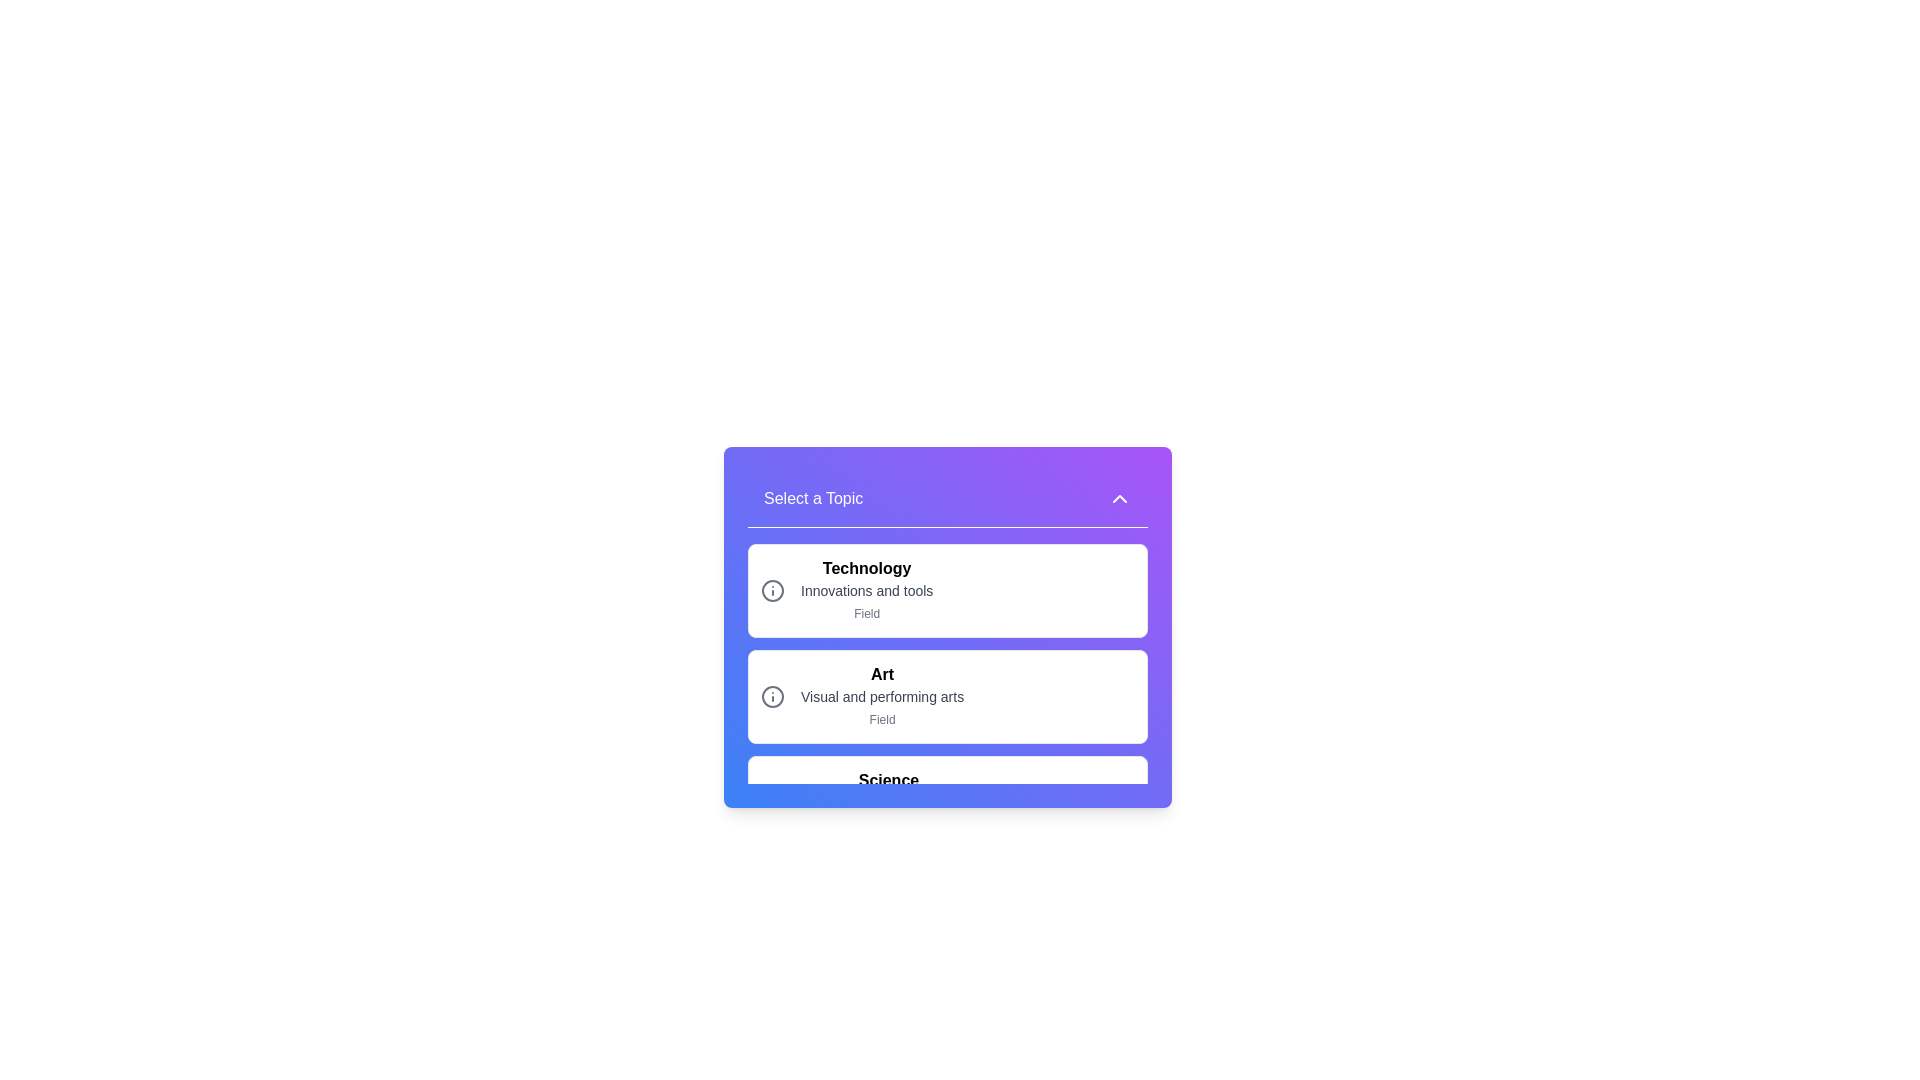  Describe the element at coordinates (947, 663) in the screenshot. I see `the selectable list item for the topic 'Art', which is the second item in the 'Select a Topic' list` at that location.